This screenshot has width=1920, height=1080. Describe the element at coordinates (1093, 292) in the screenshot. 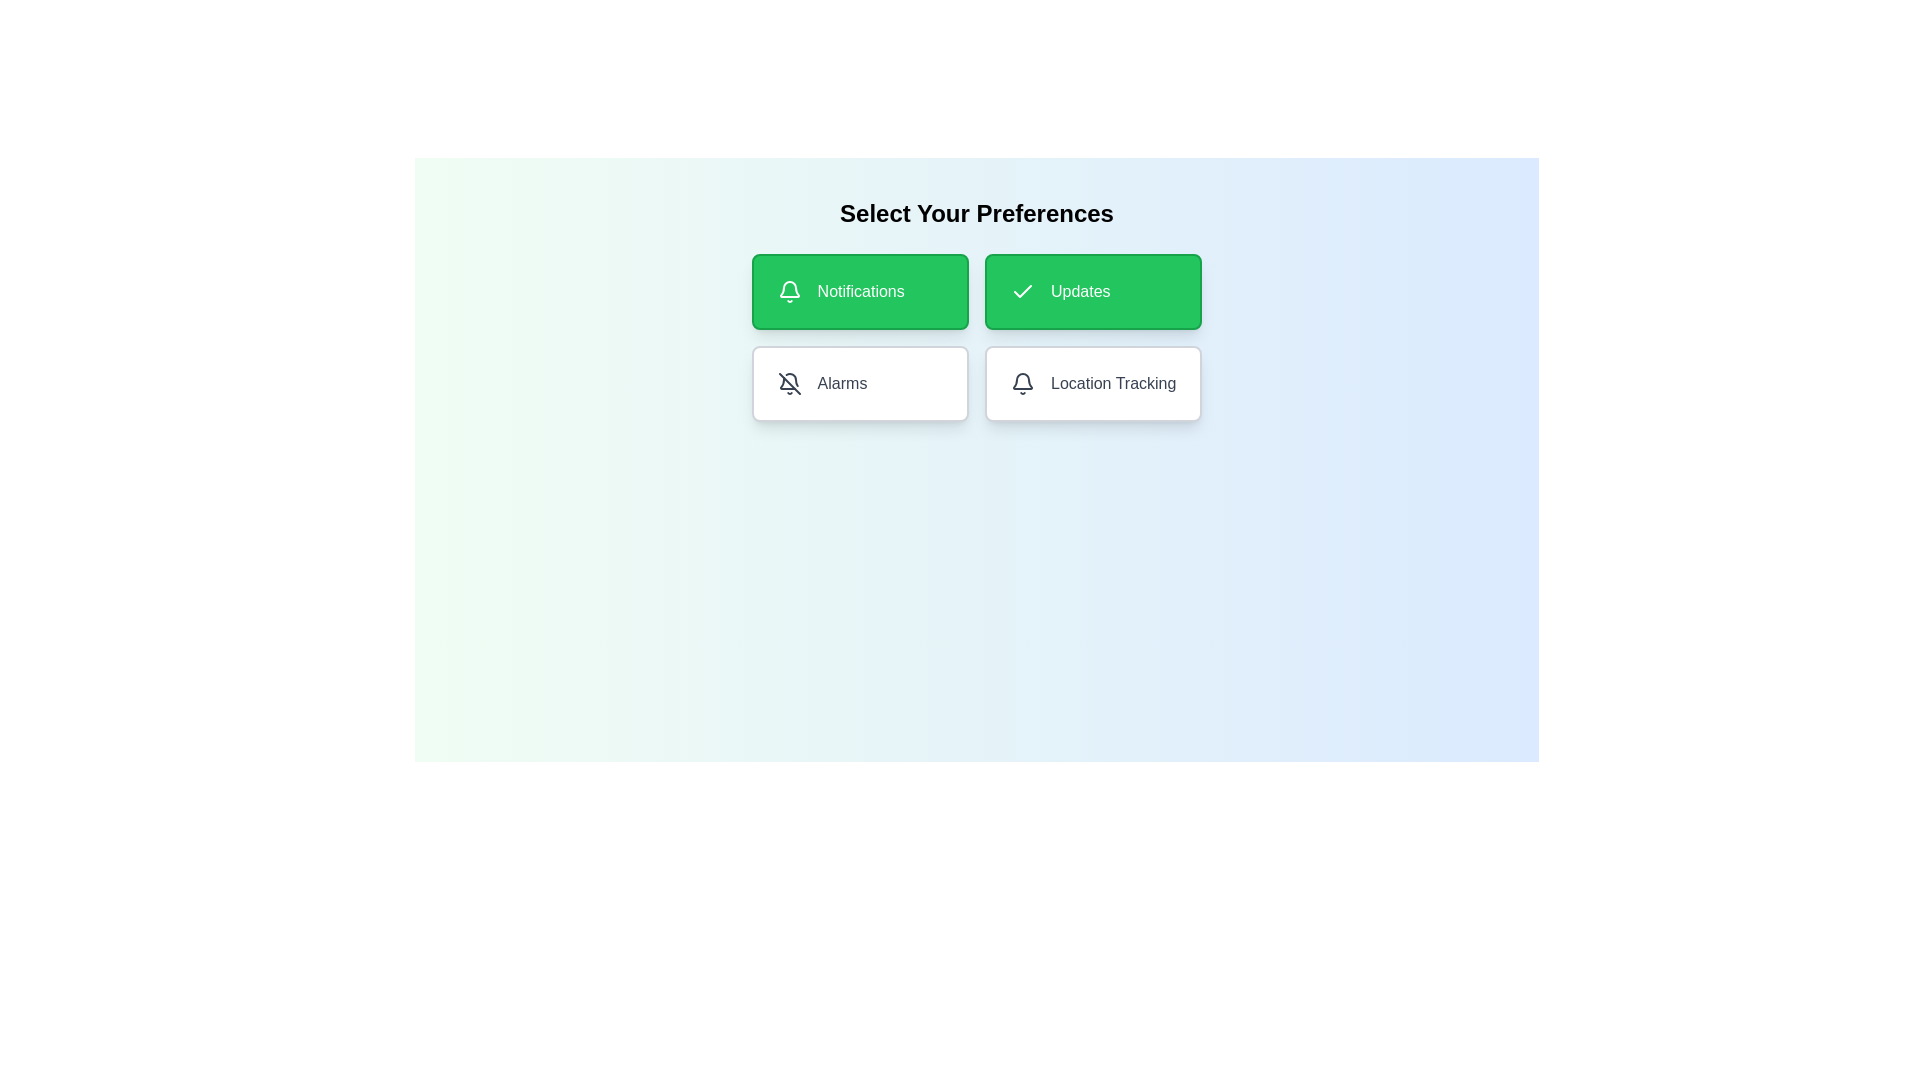

I see `the button labeled Updates to observe its hover effect` at that location.